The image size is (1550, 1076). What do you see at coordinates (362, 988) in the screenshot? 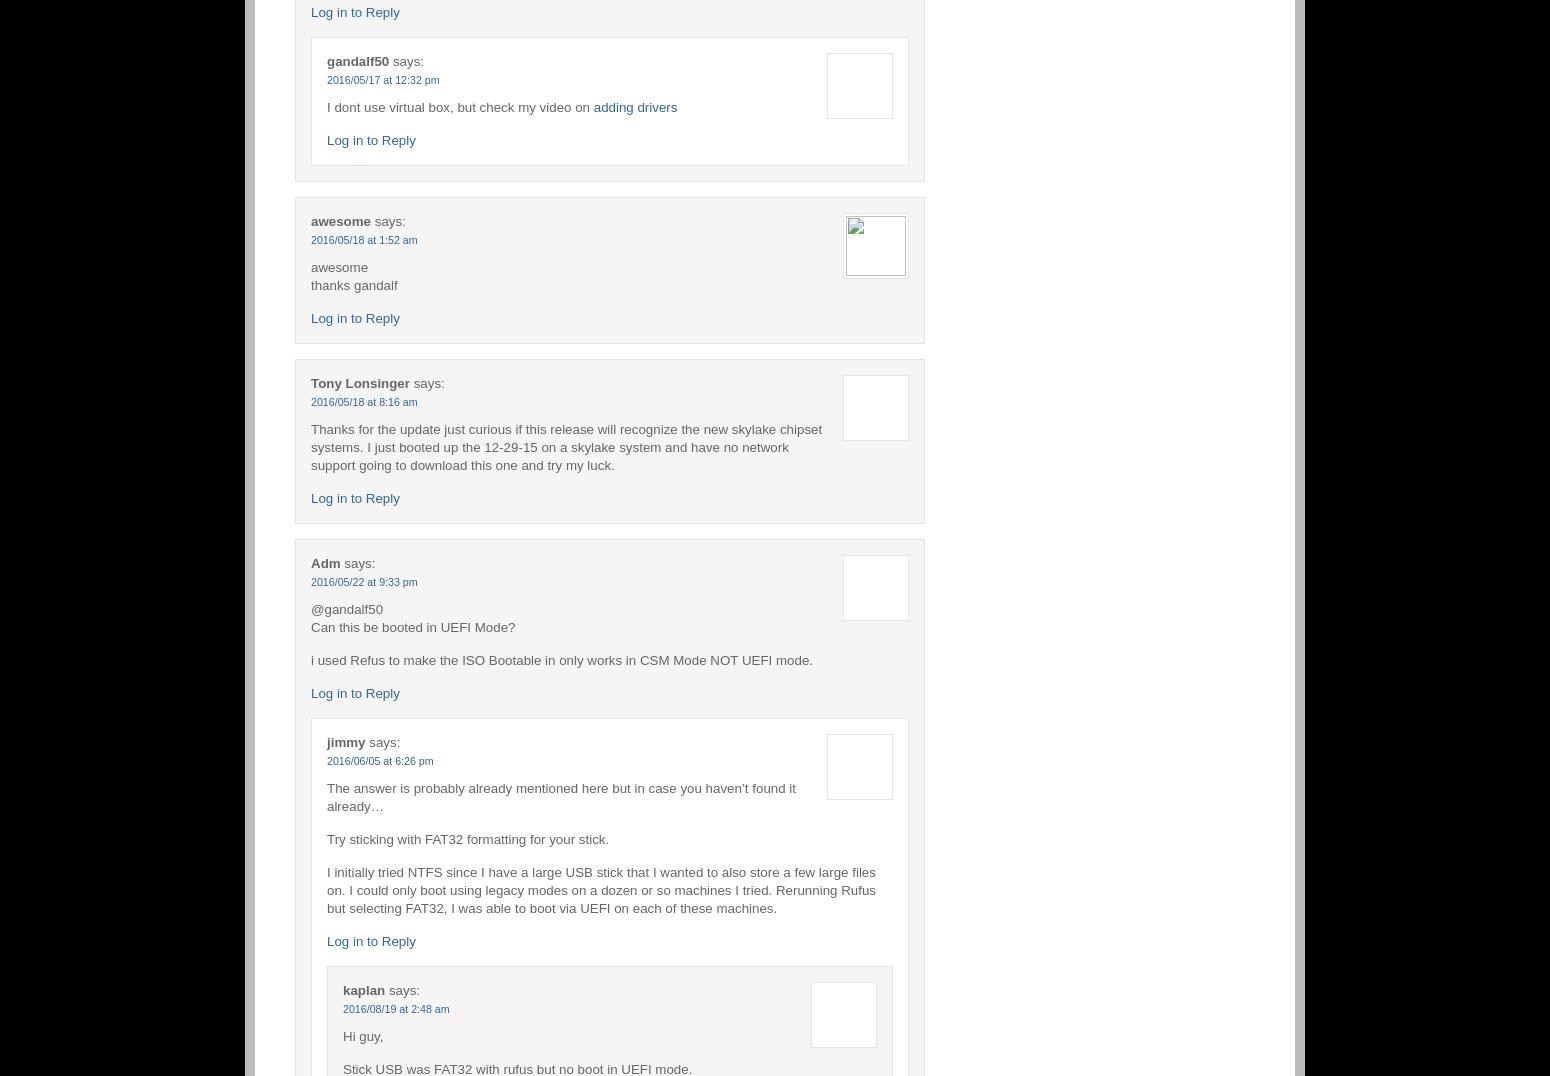
I see `'kaplan'` at bounding box center [362, 988].